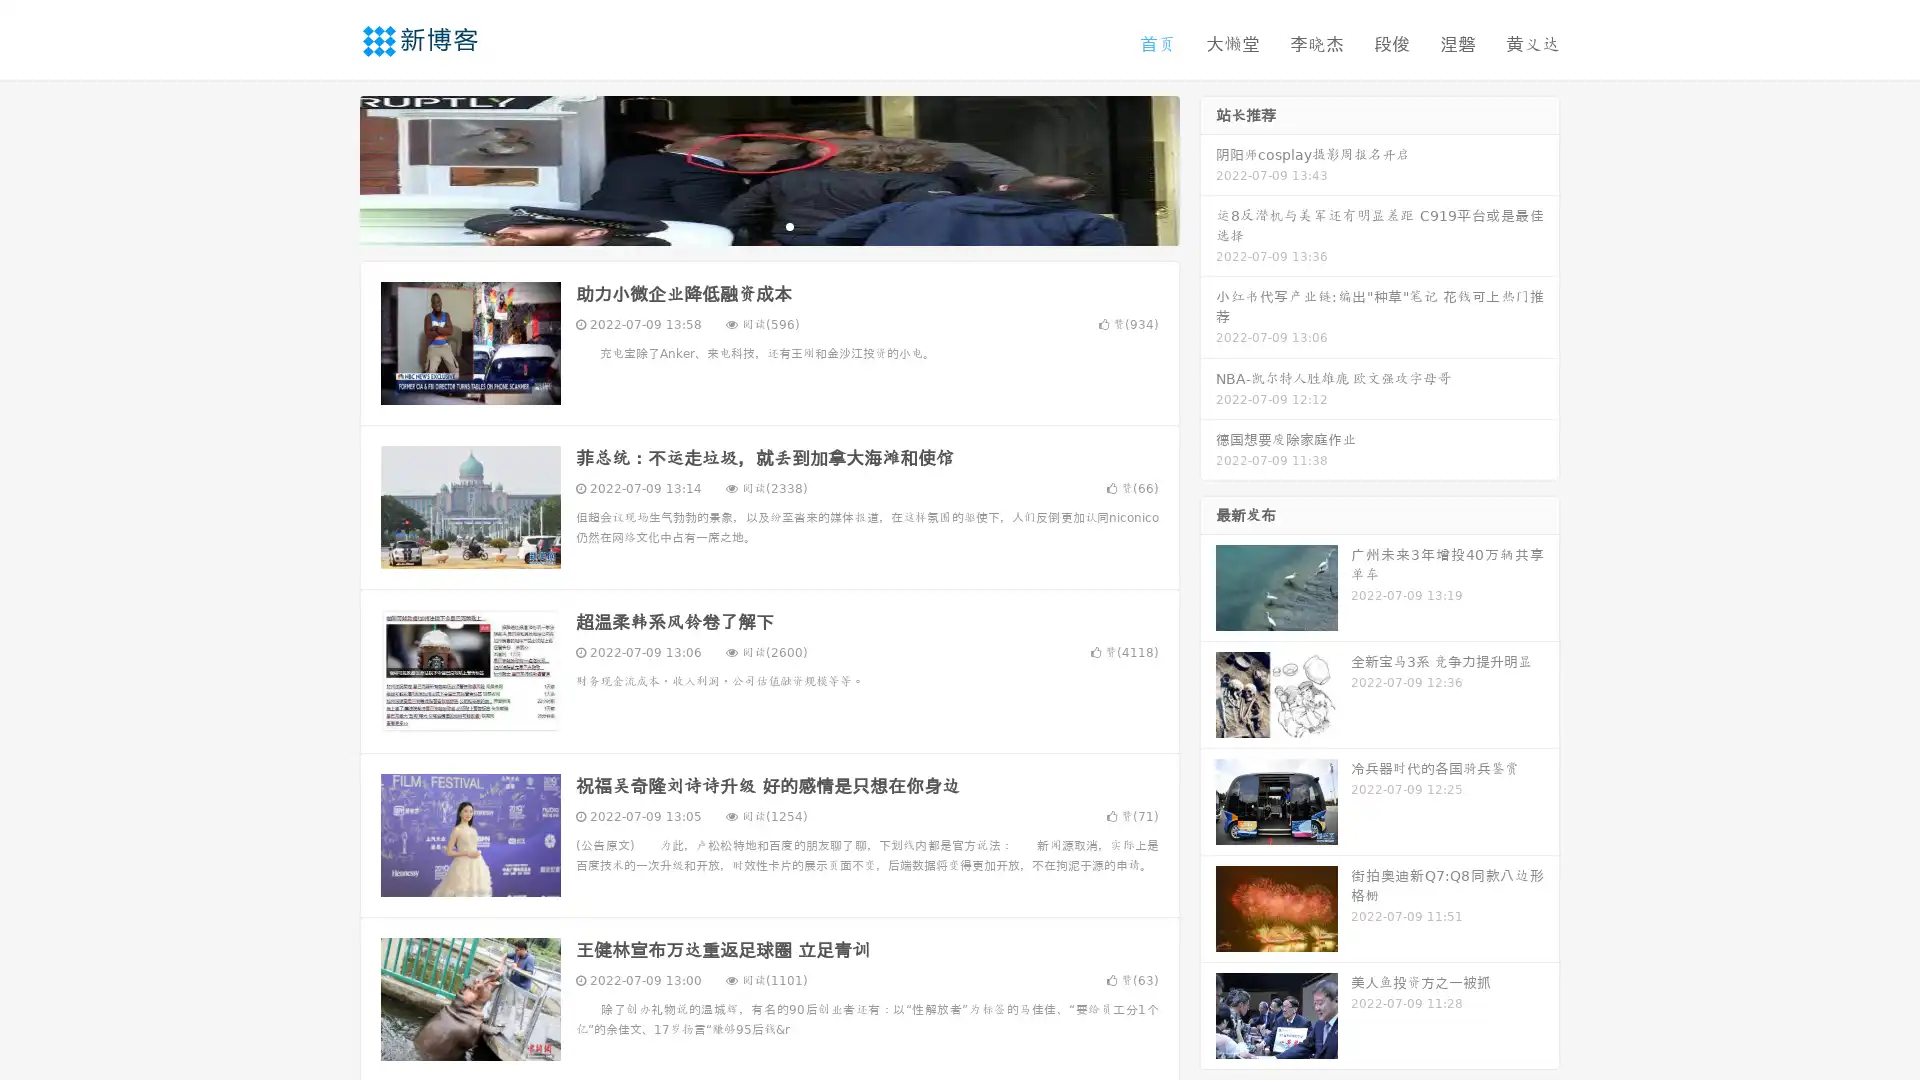  I want to click on Go to slide 2, so click(768, 225).